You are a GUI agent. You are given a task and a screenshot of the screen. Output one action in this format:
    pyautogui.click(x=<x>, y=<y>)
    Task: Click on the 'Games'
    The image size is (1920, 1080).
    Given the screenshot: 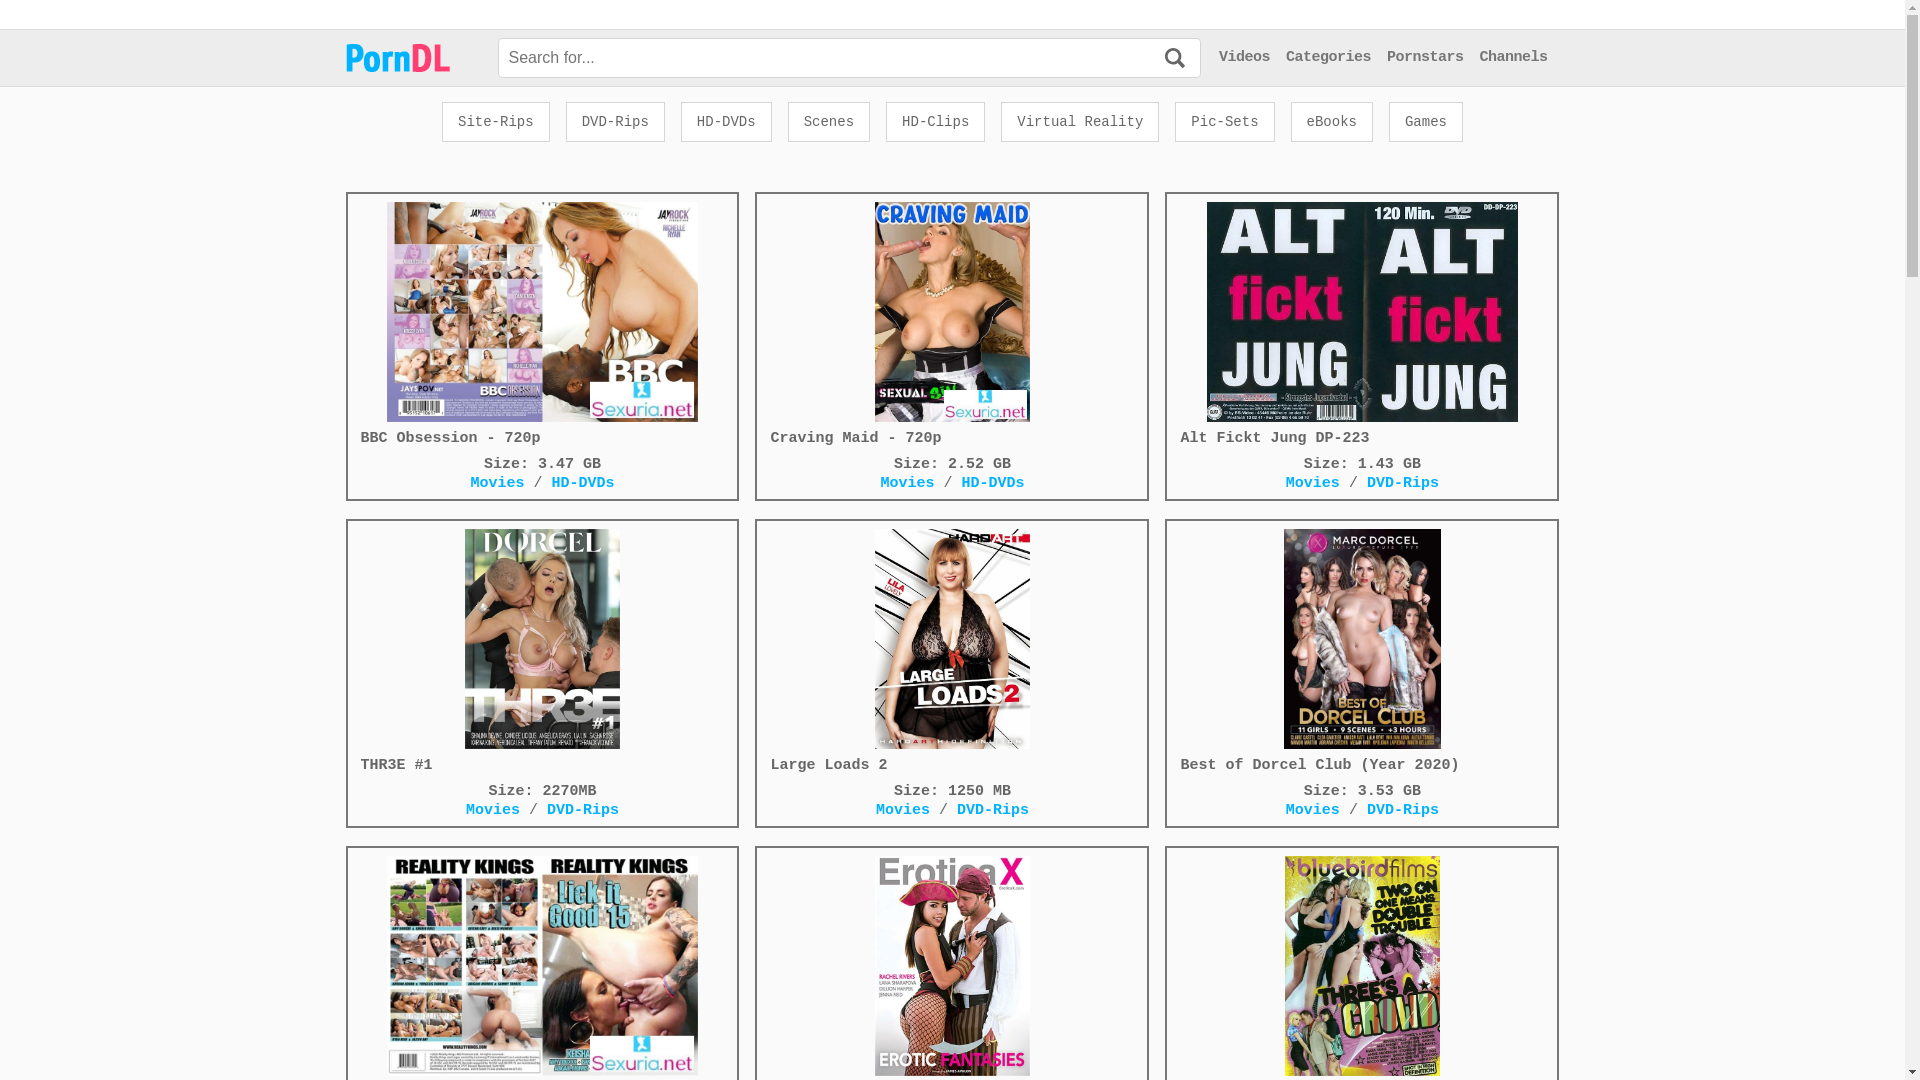 What is the action you would take?
    pyautogui.click(x=1387, y=122)
    